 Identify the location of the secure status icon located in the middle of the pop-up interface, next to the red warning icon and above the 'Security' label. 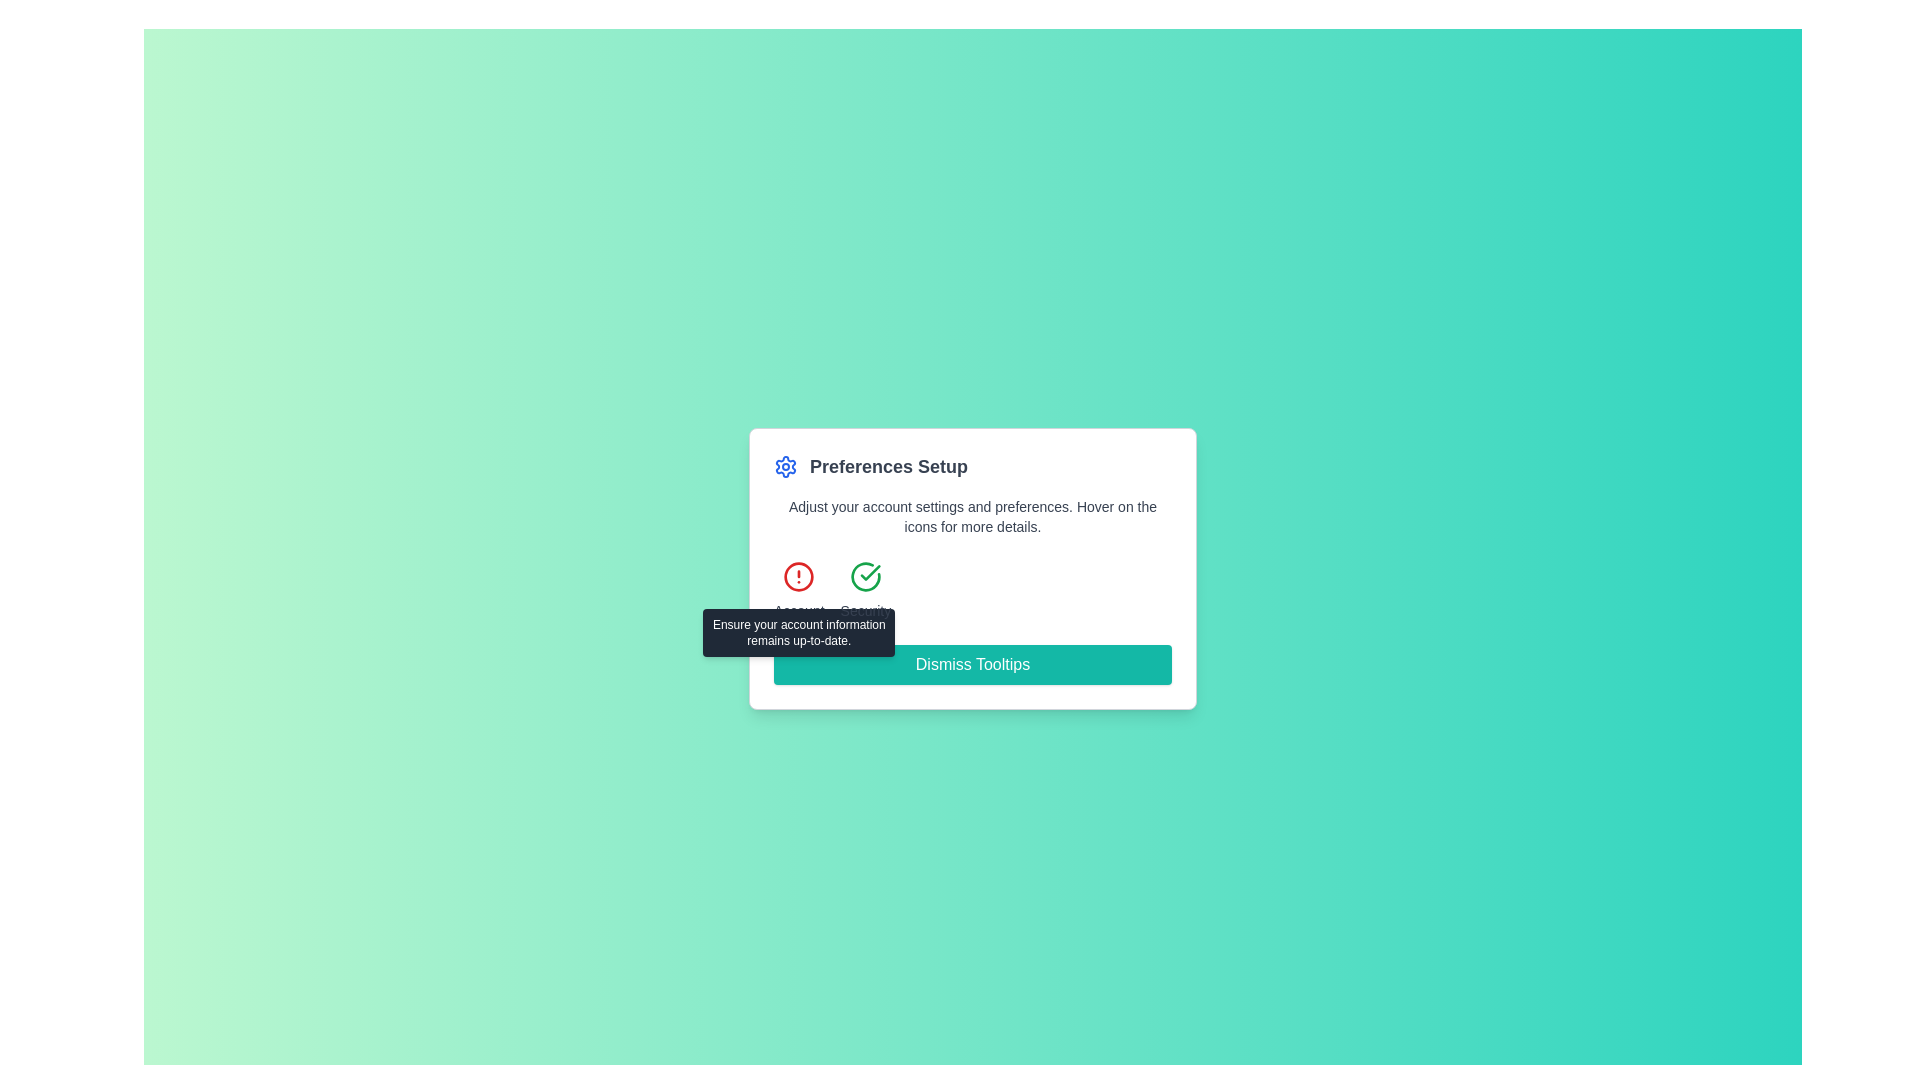
(865, 577).